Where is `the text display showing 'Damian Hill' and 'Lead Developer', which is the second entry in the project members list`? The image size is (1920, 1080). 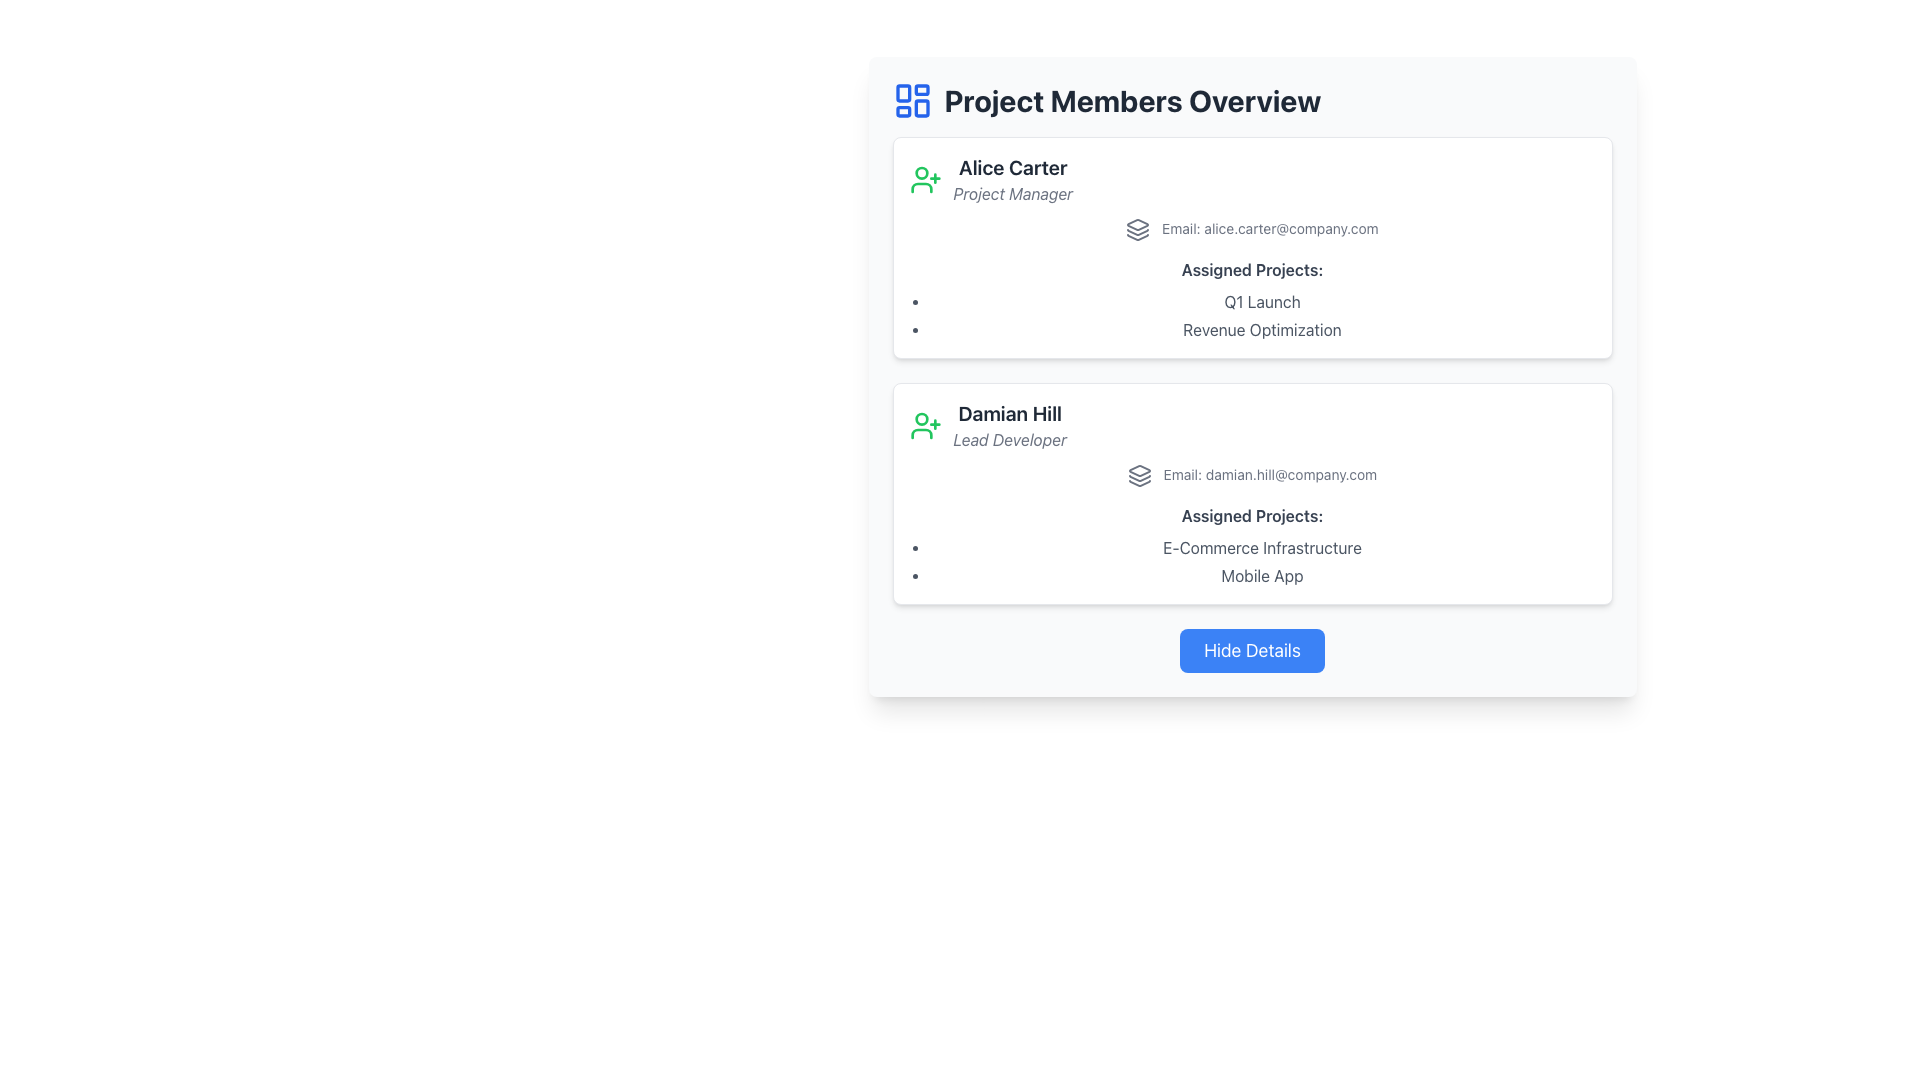 the text display showing 'Damian Hill' and 'Lead Developer', which is the second entry in the project members list is located at coordinates (1010, 424).